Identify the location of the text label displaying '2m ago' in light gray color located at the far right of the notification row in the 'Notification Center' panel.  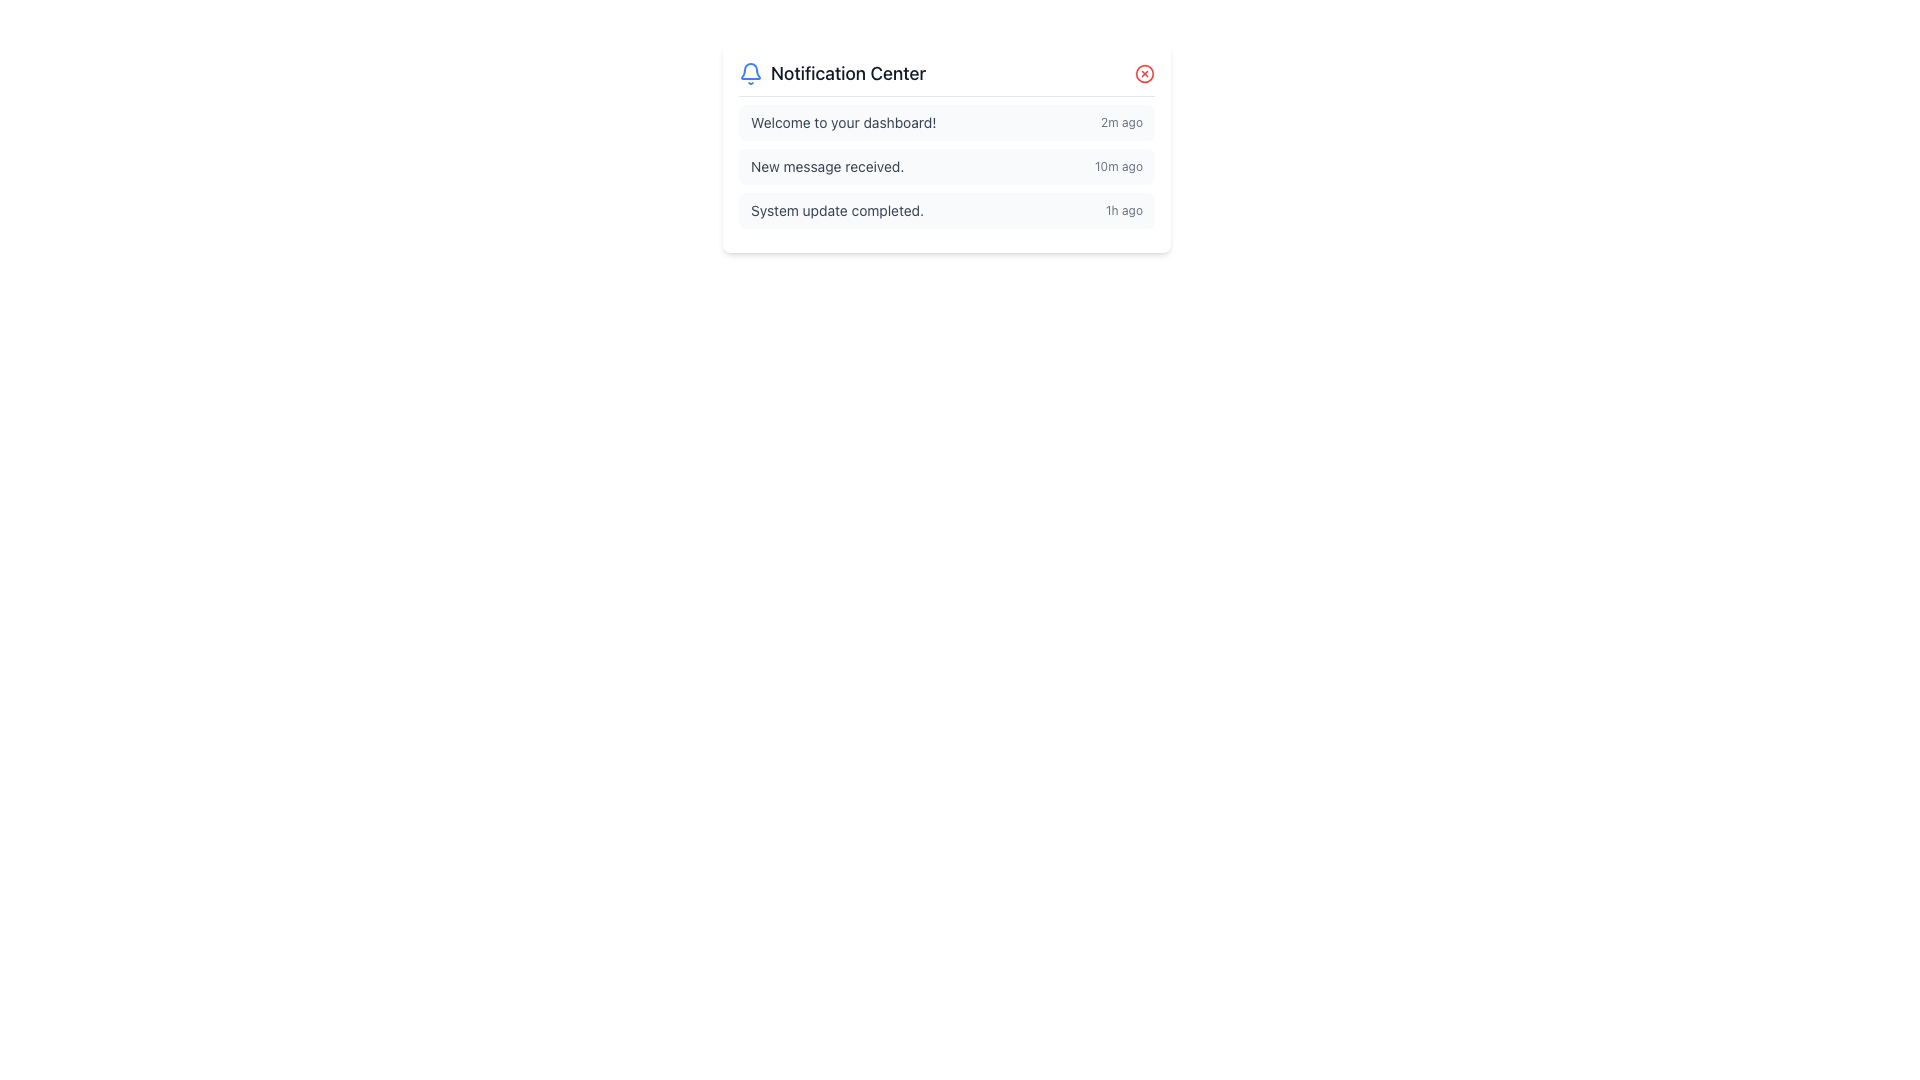
(1121, 123).